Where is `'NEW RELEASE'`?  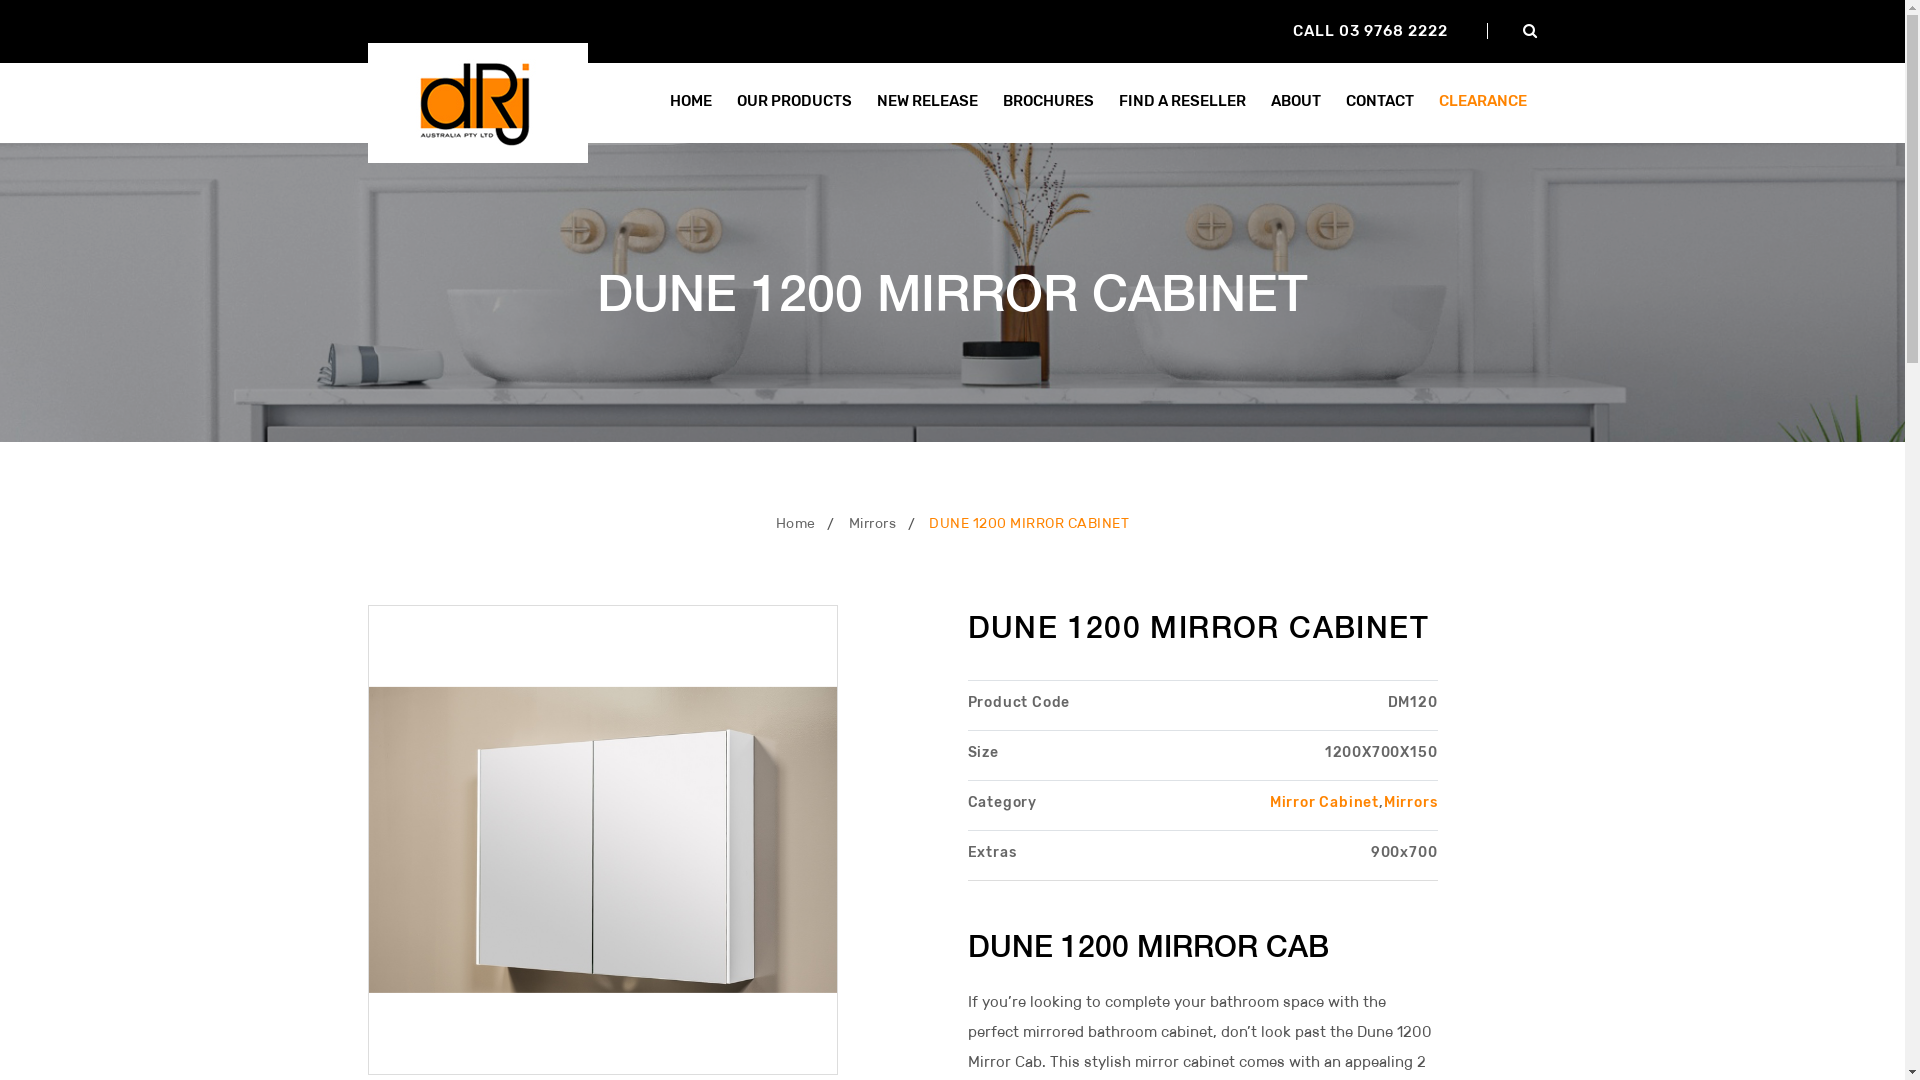 'NEW RELEASE' is located at coordinates (926, 101).